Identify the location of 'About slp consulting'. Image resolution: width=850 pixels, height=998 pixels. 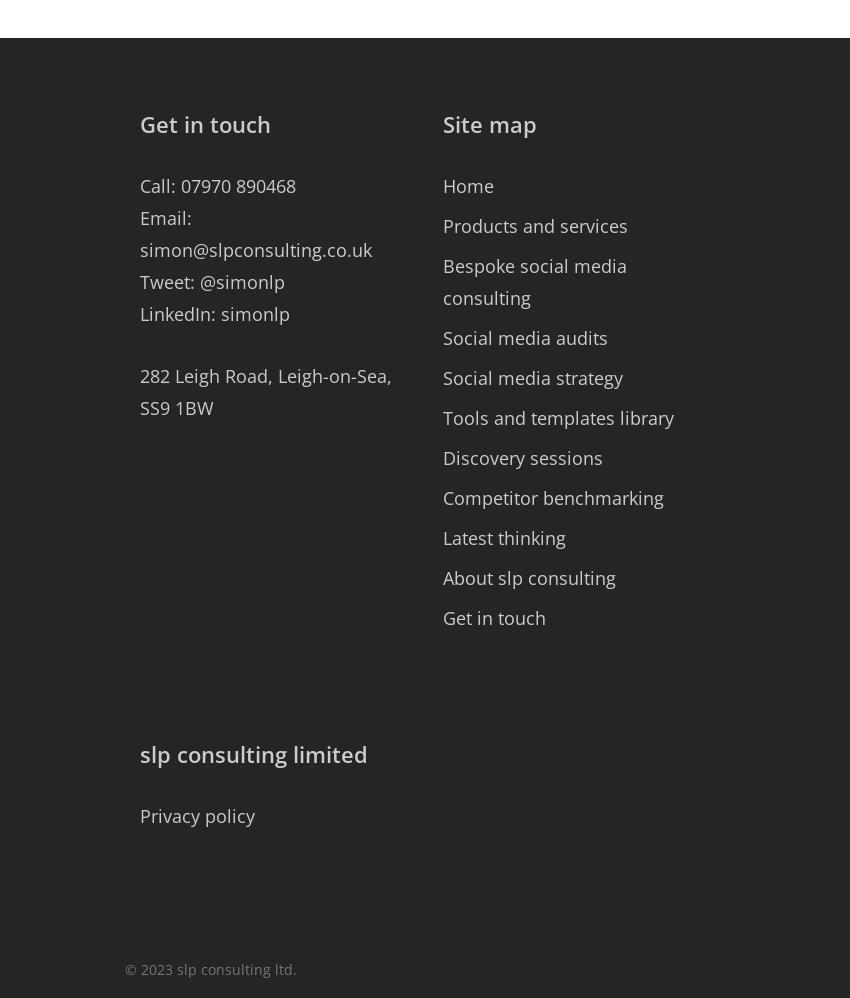
(528, 577).